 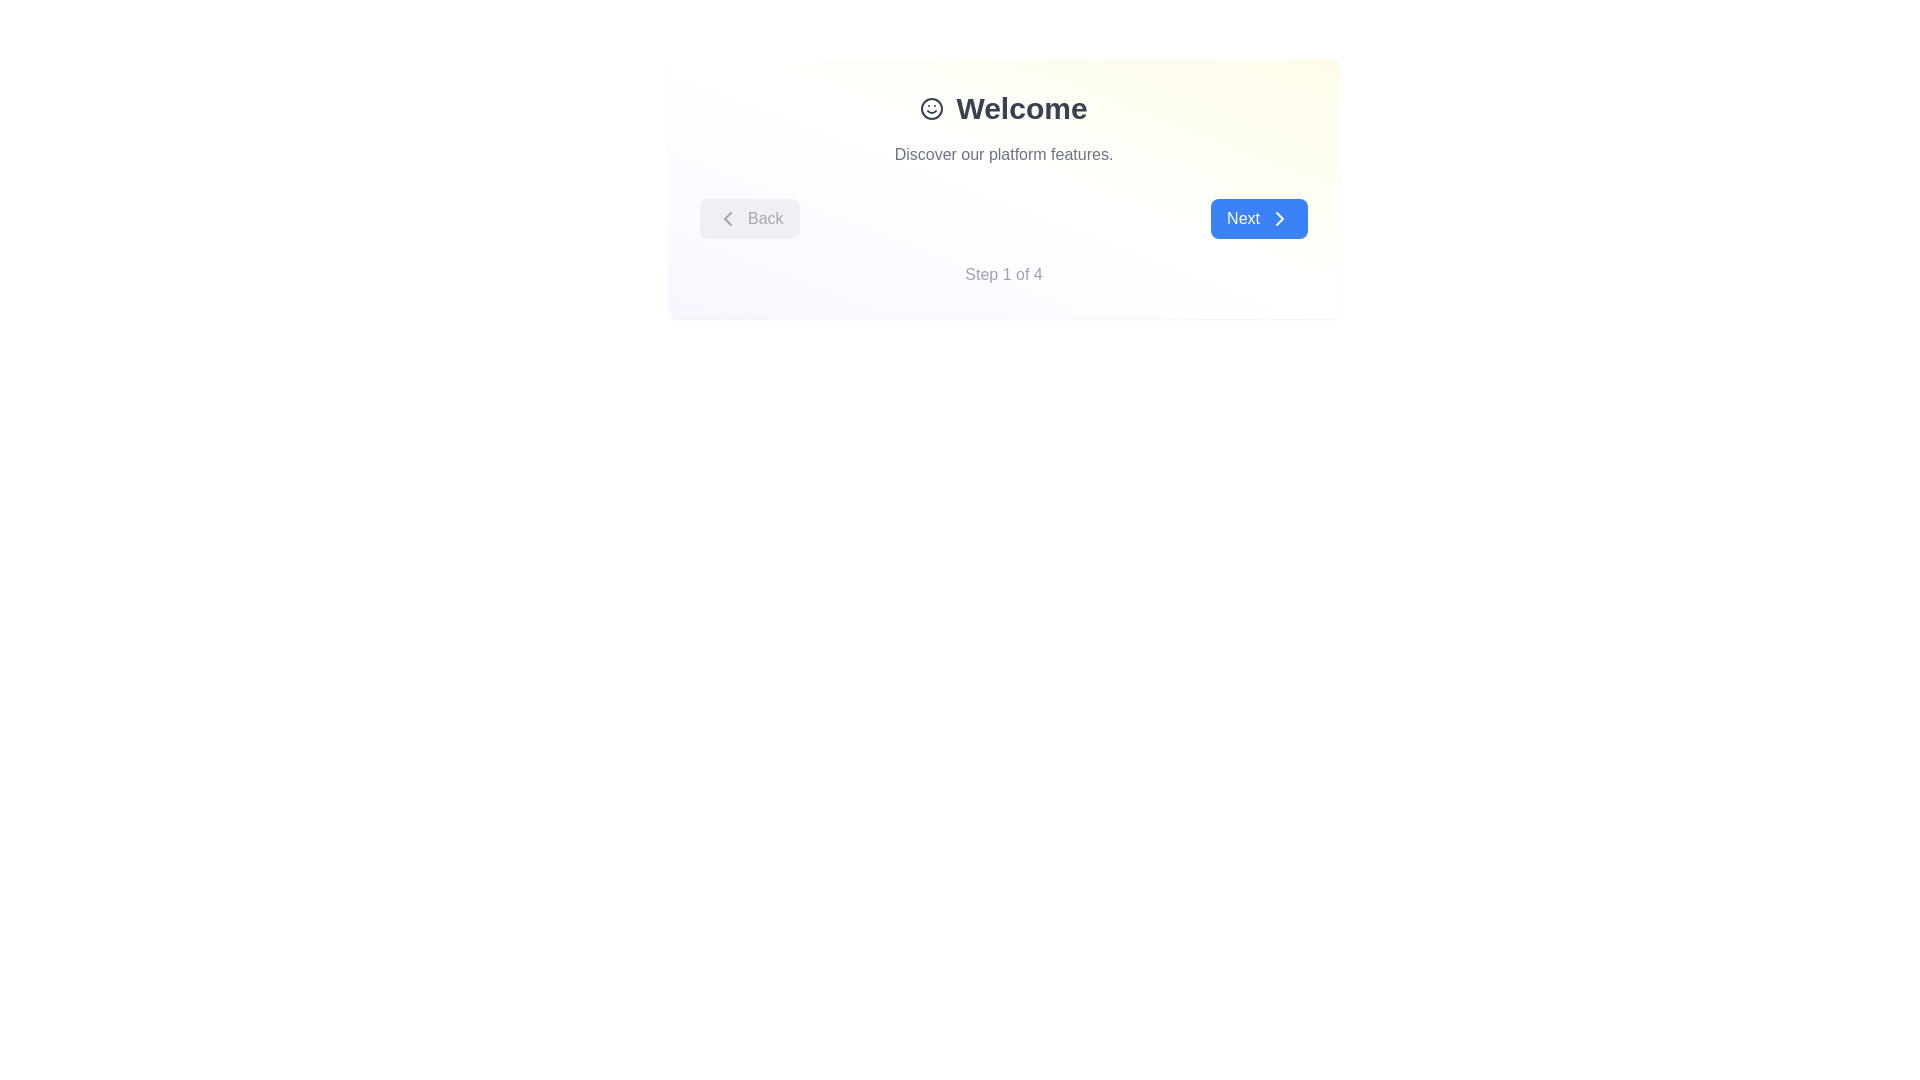 I want to click on the chevron SVG icon located on the left side of the 'Back' text within the button in the upper-left area of the content card, so click(x=727, y=219).